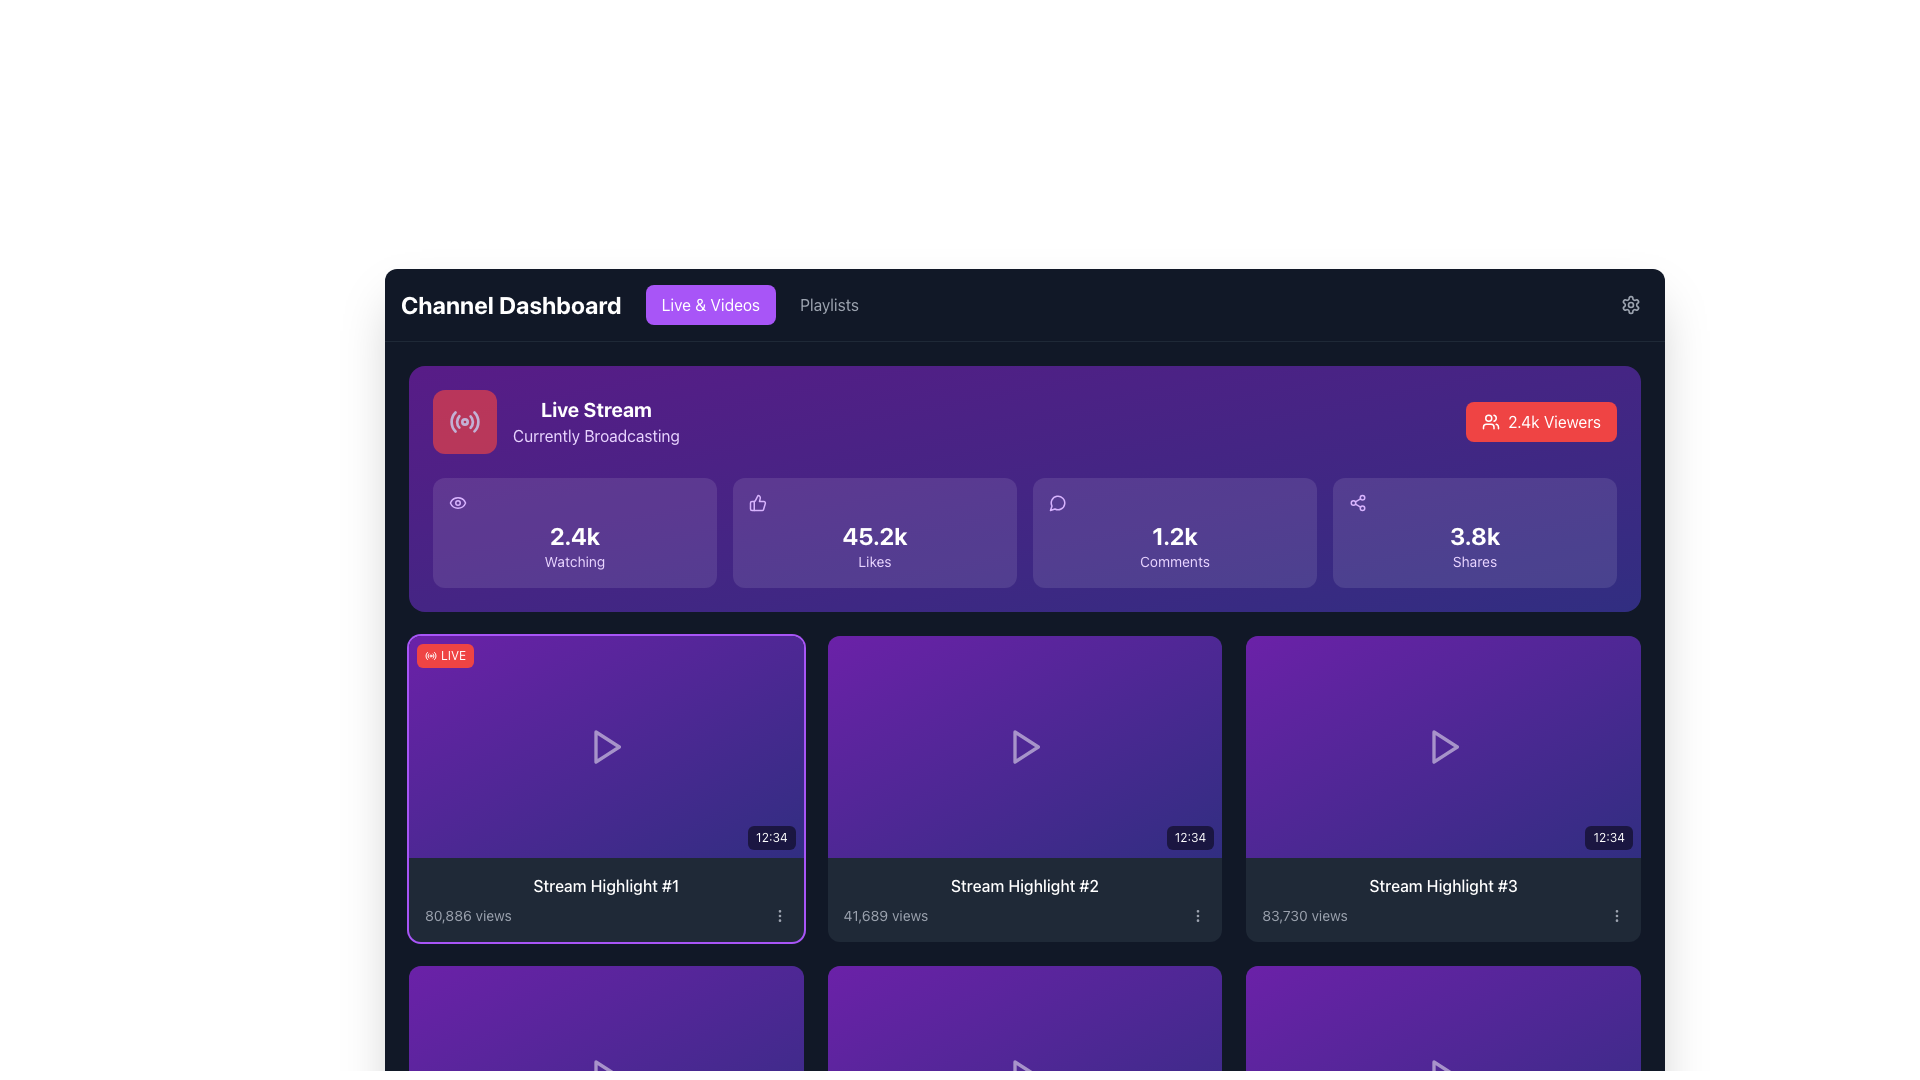 The height and width of the screenshot is (1080, 1920). Describe the element at coordinates (1024, 747) in the screenshot. I see `the triangular play button icon located centrally within the second tile of the video highlights interface` at that location.